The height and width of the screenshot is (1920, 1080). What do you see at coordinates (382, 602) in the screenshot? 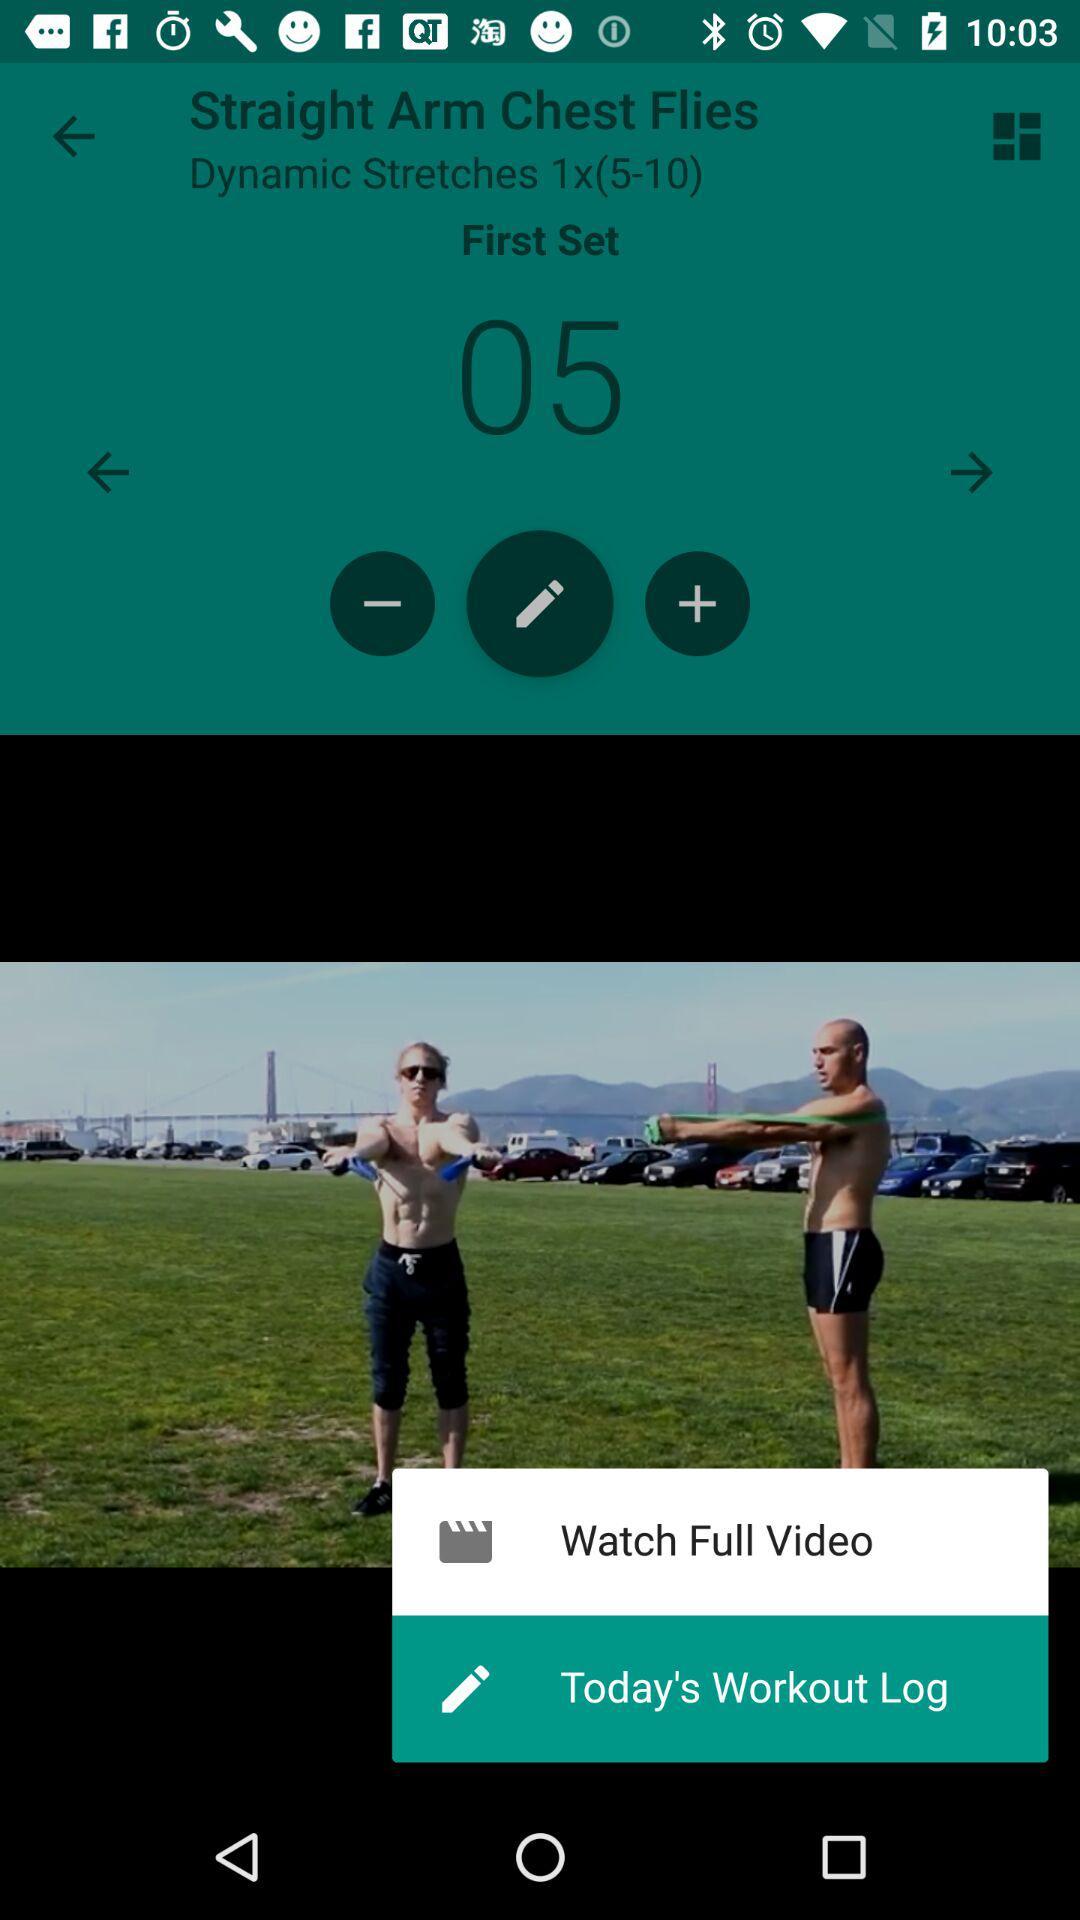
I see `count decrease` at bounding box center [382, 602].